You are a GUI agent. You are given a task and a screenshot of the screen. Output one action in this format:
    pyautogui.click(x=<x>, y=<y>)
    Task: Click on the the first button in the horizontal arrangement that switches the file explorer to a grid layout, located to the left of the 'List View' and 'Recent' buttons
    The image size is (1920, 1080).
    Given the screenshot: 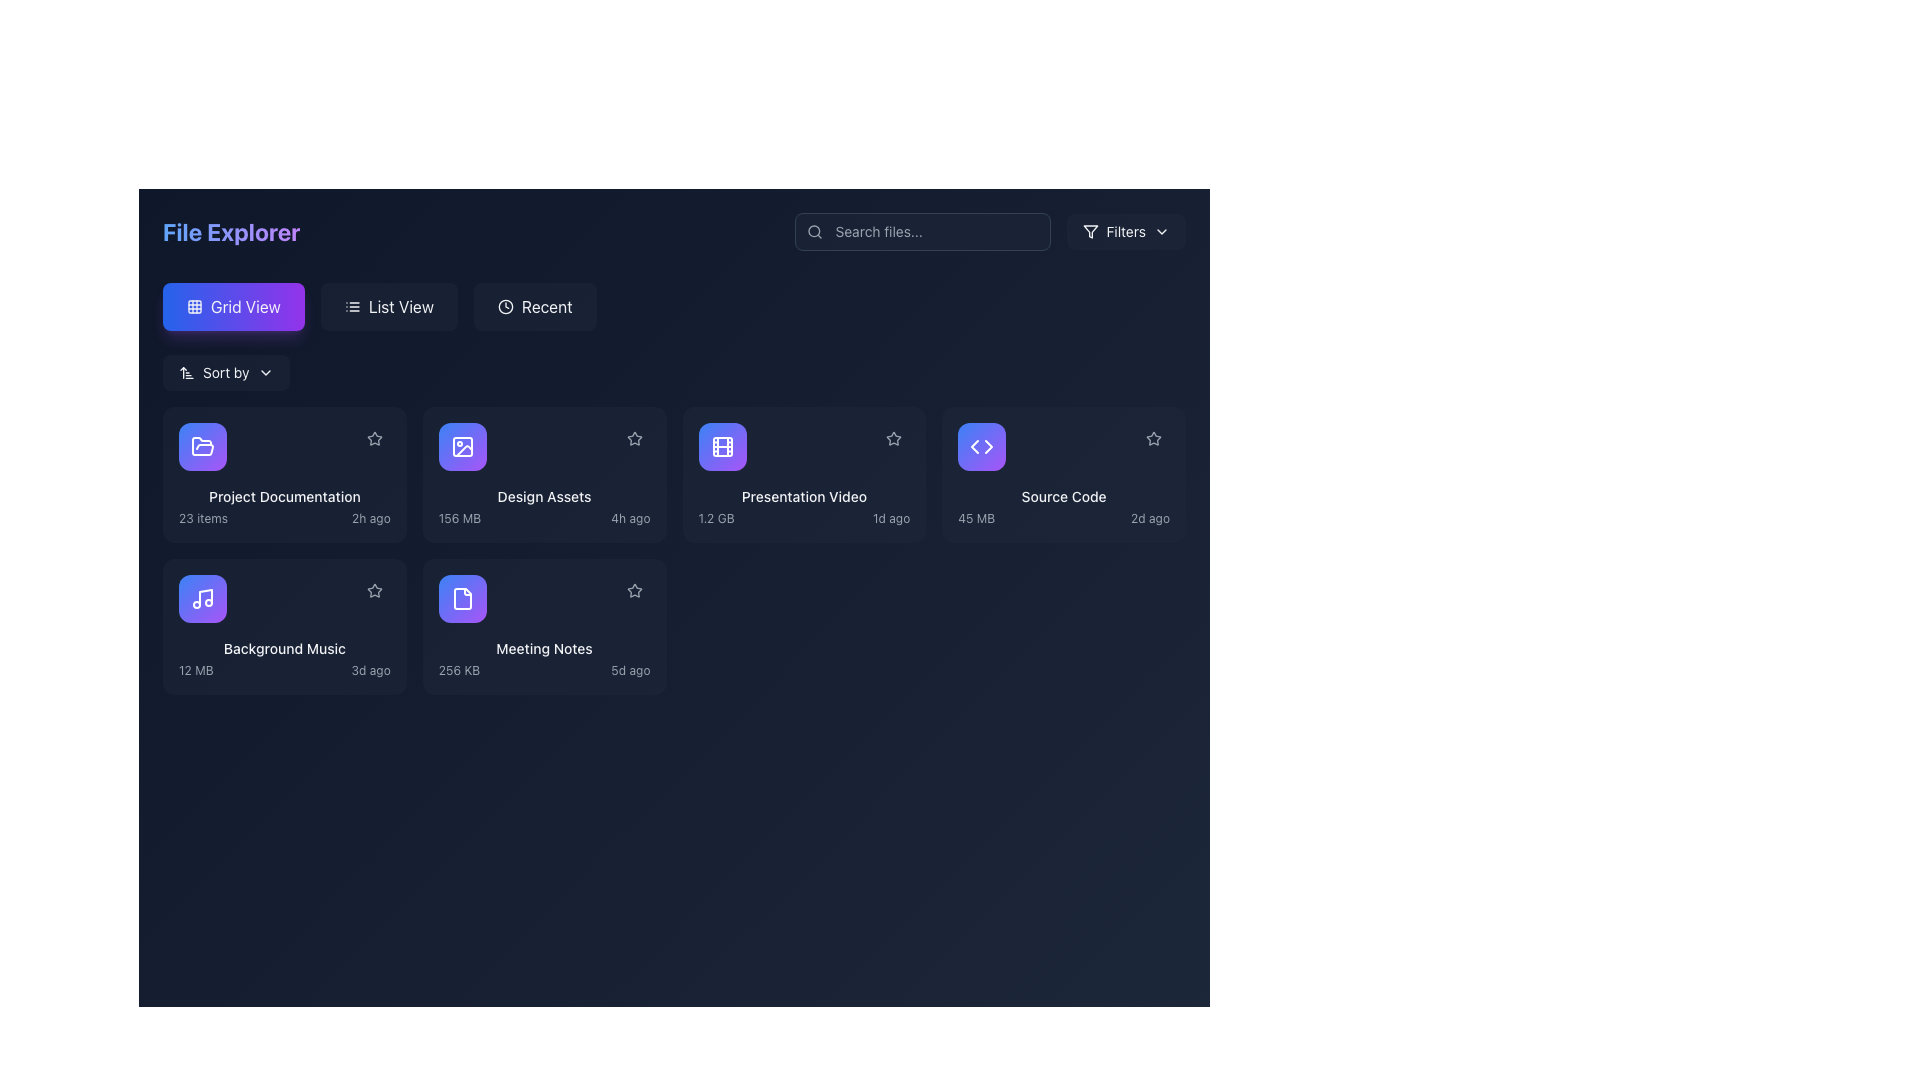 What is the action you would take?
    pyautogui.click(x=233, y=307)
    